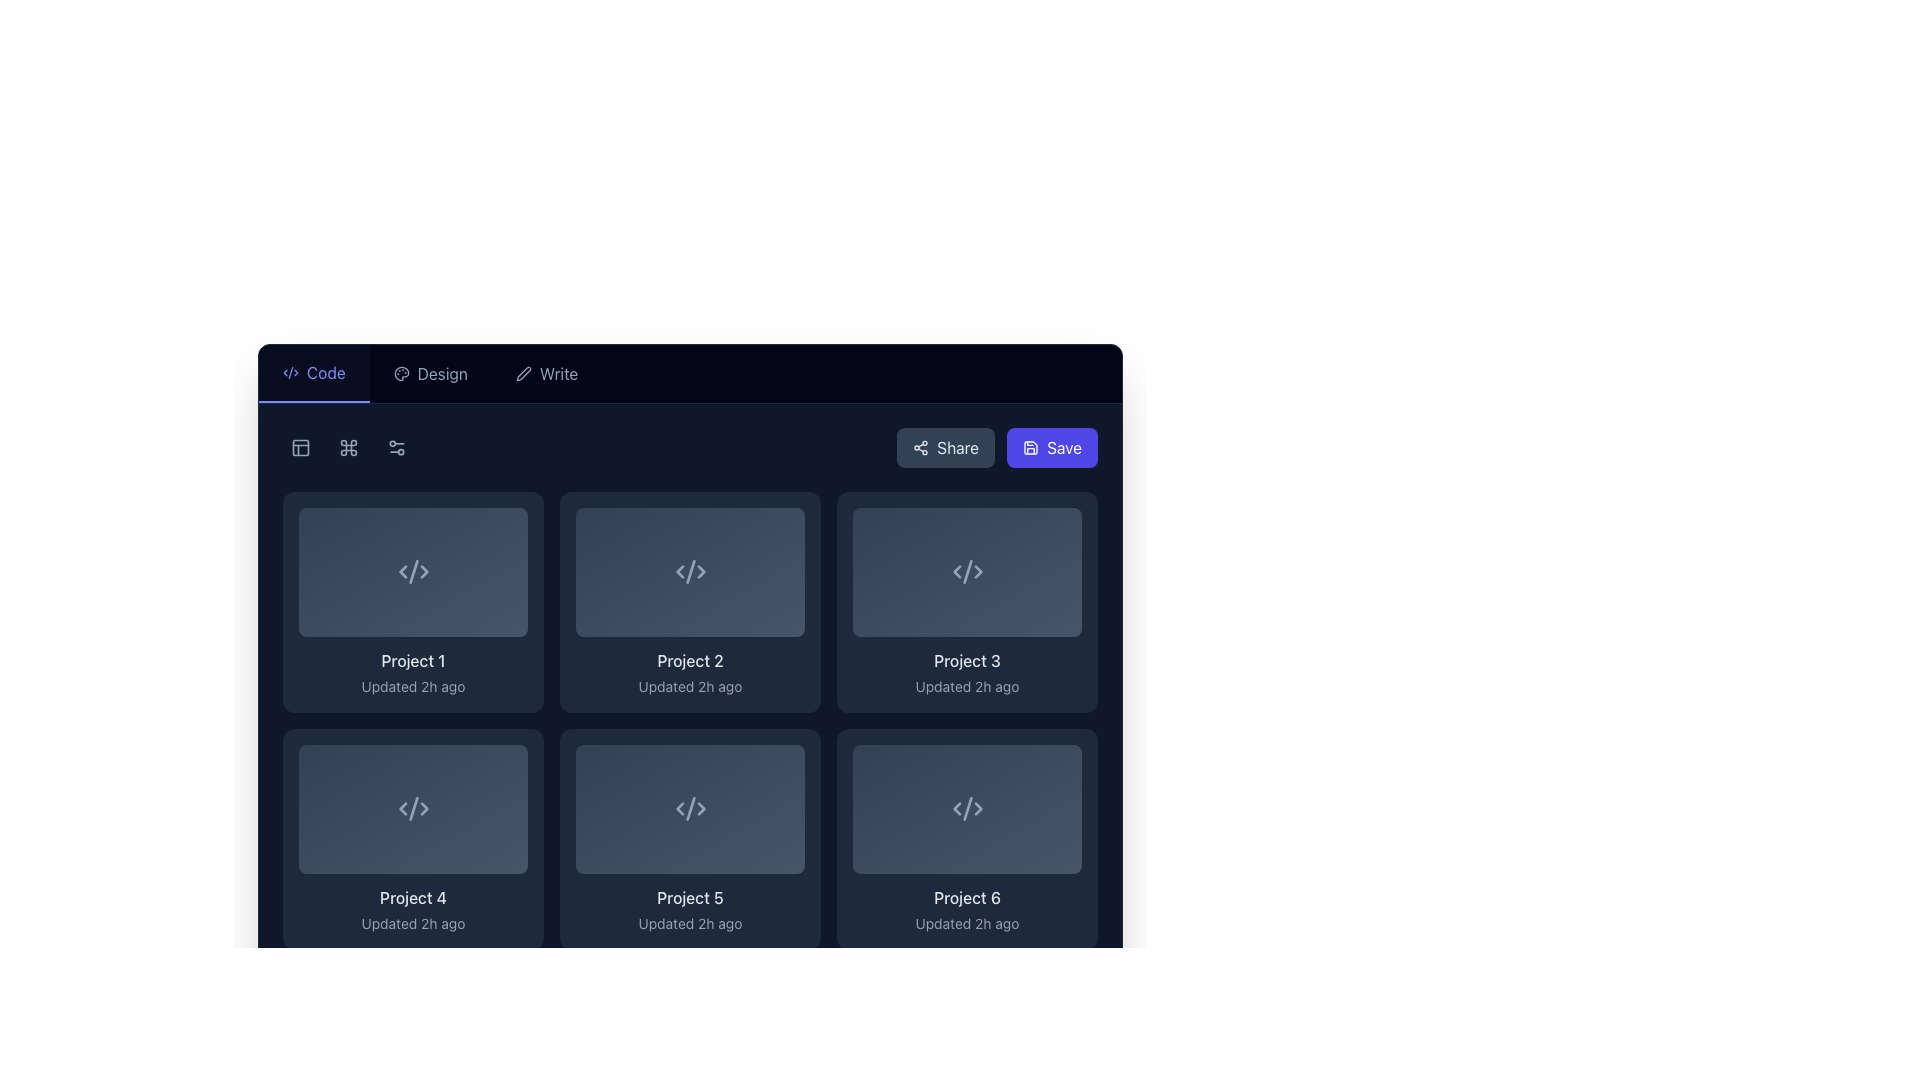  What do you see at coordinates (967, 808) in the screenshot?
I see `the icon representing code or XML tags, which consists of a pair of angle brackets with a diagonal line, located in the sixth item of the grid layout in the 'Code' section` at bounding box center [967, 808].